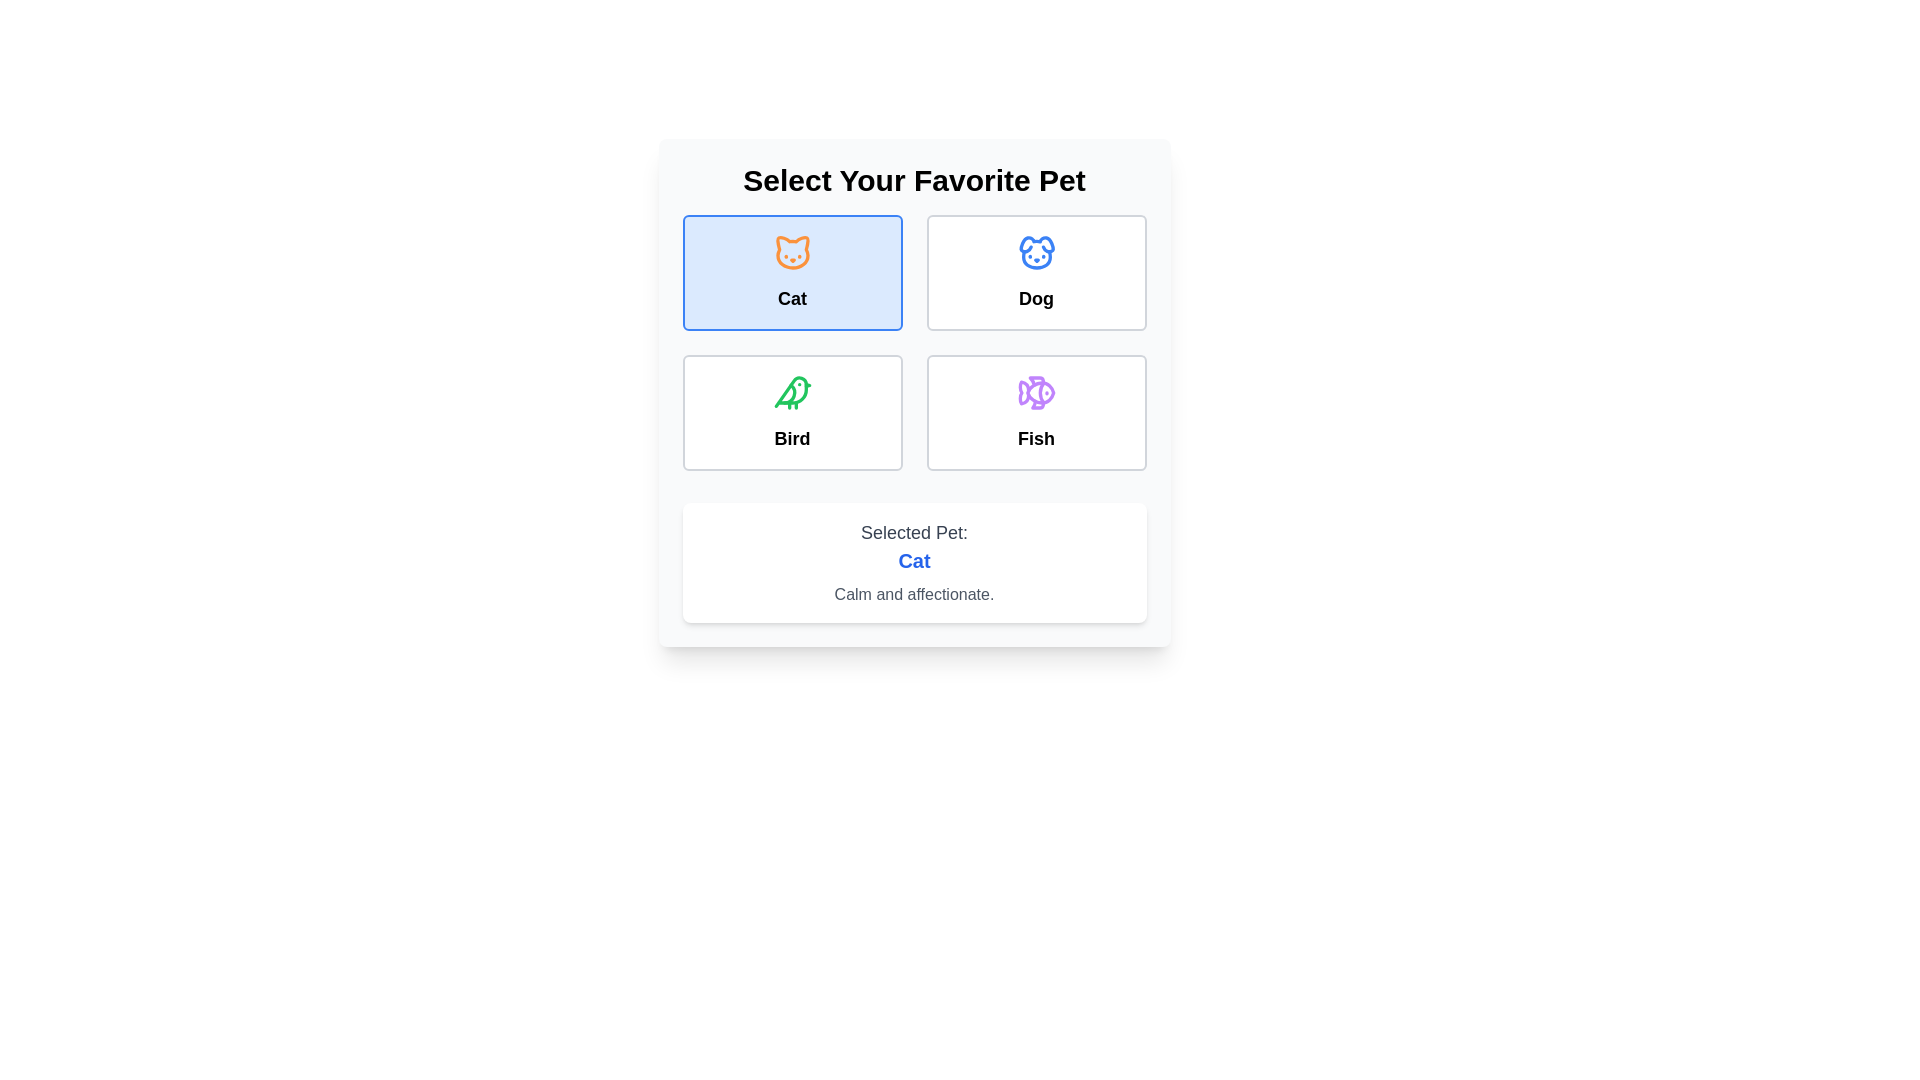 This screenshot has width=1920, height=1080. Describe the element at coordinates (791, 251) in the screenshot. I see `the decorative 'Cat' icon in the top-left button of the selection grid for choosing a favorite pet` at that location.